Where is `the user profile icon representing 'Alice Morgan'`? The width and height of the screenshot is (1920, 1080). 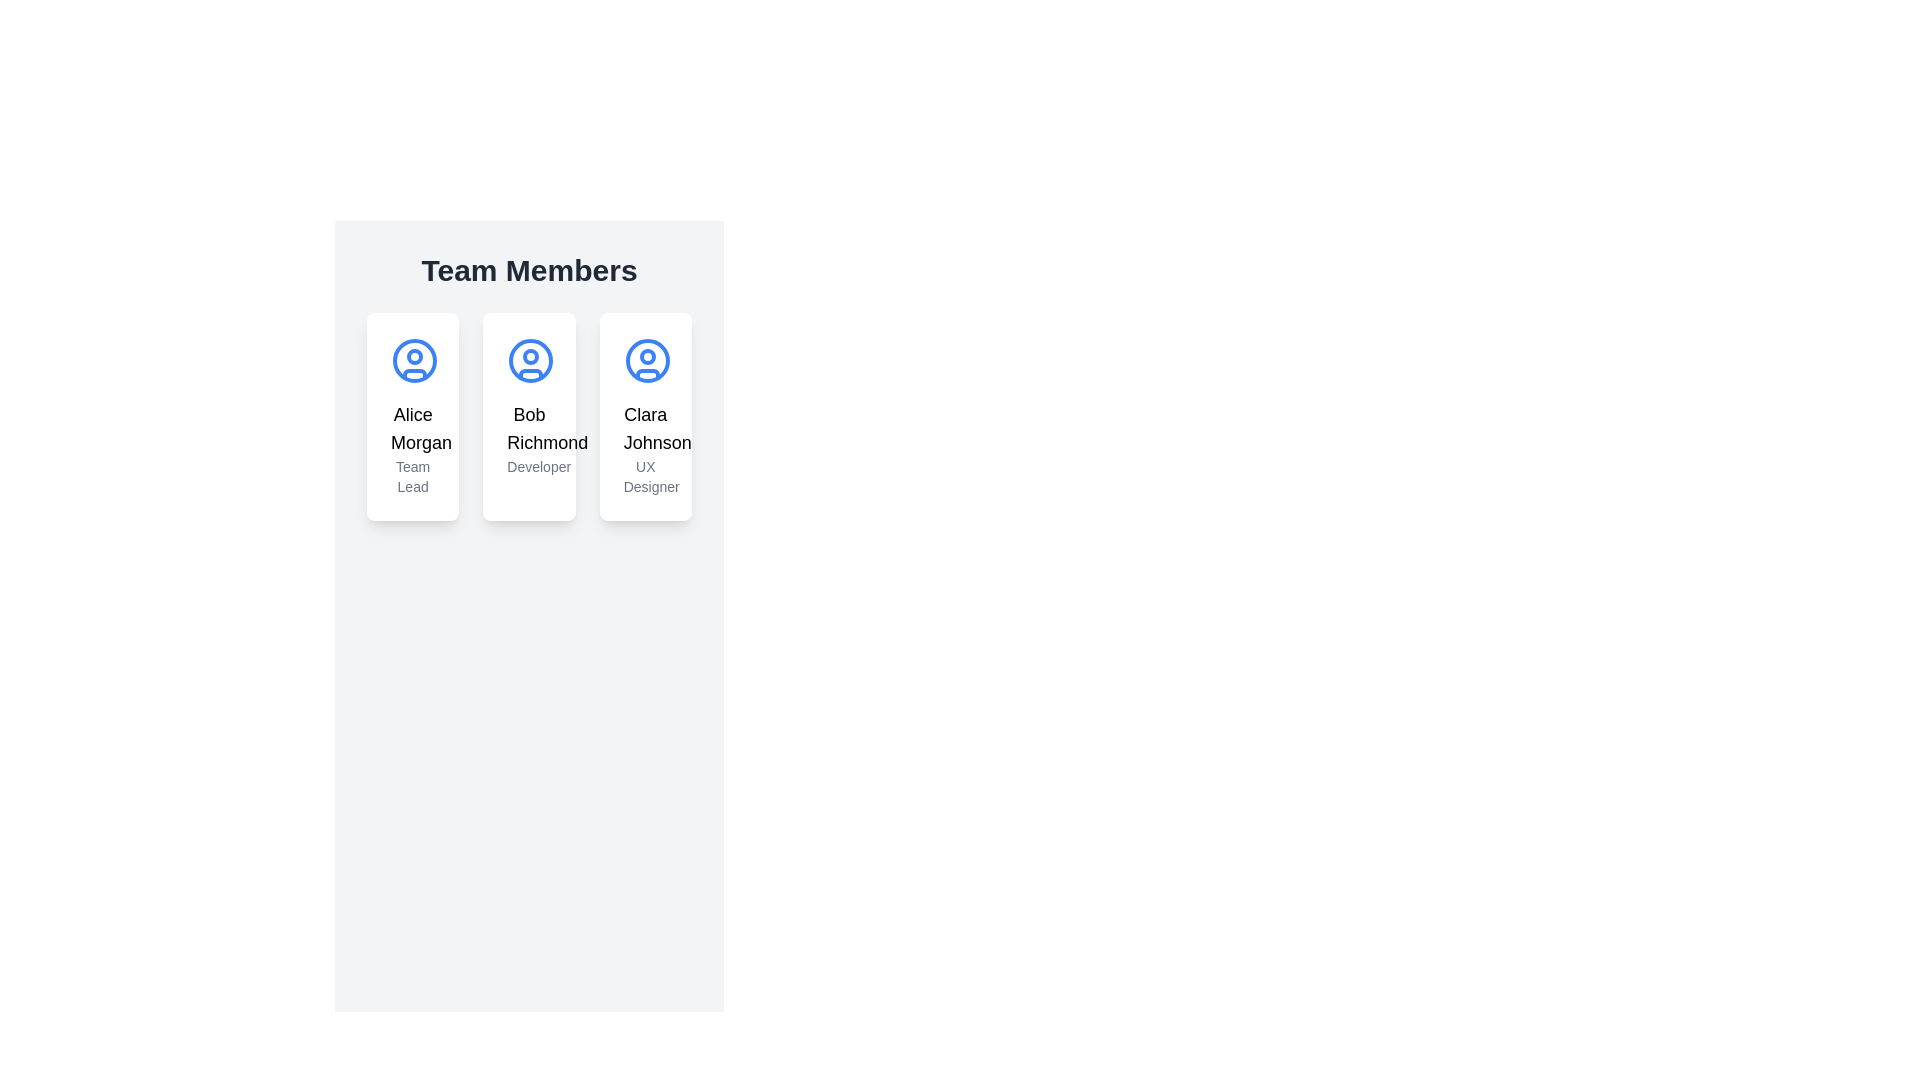 the user profile icon representing 'Alice Morgan' is located at coordinates (413, 361).